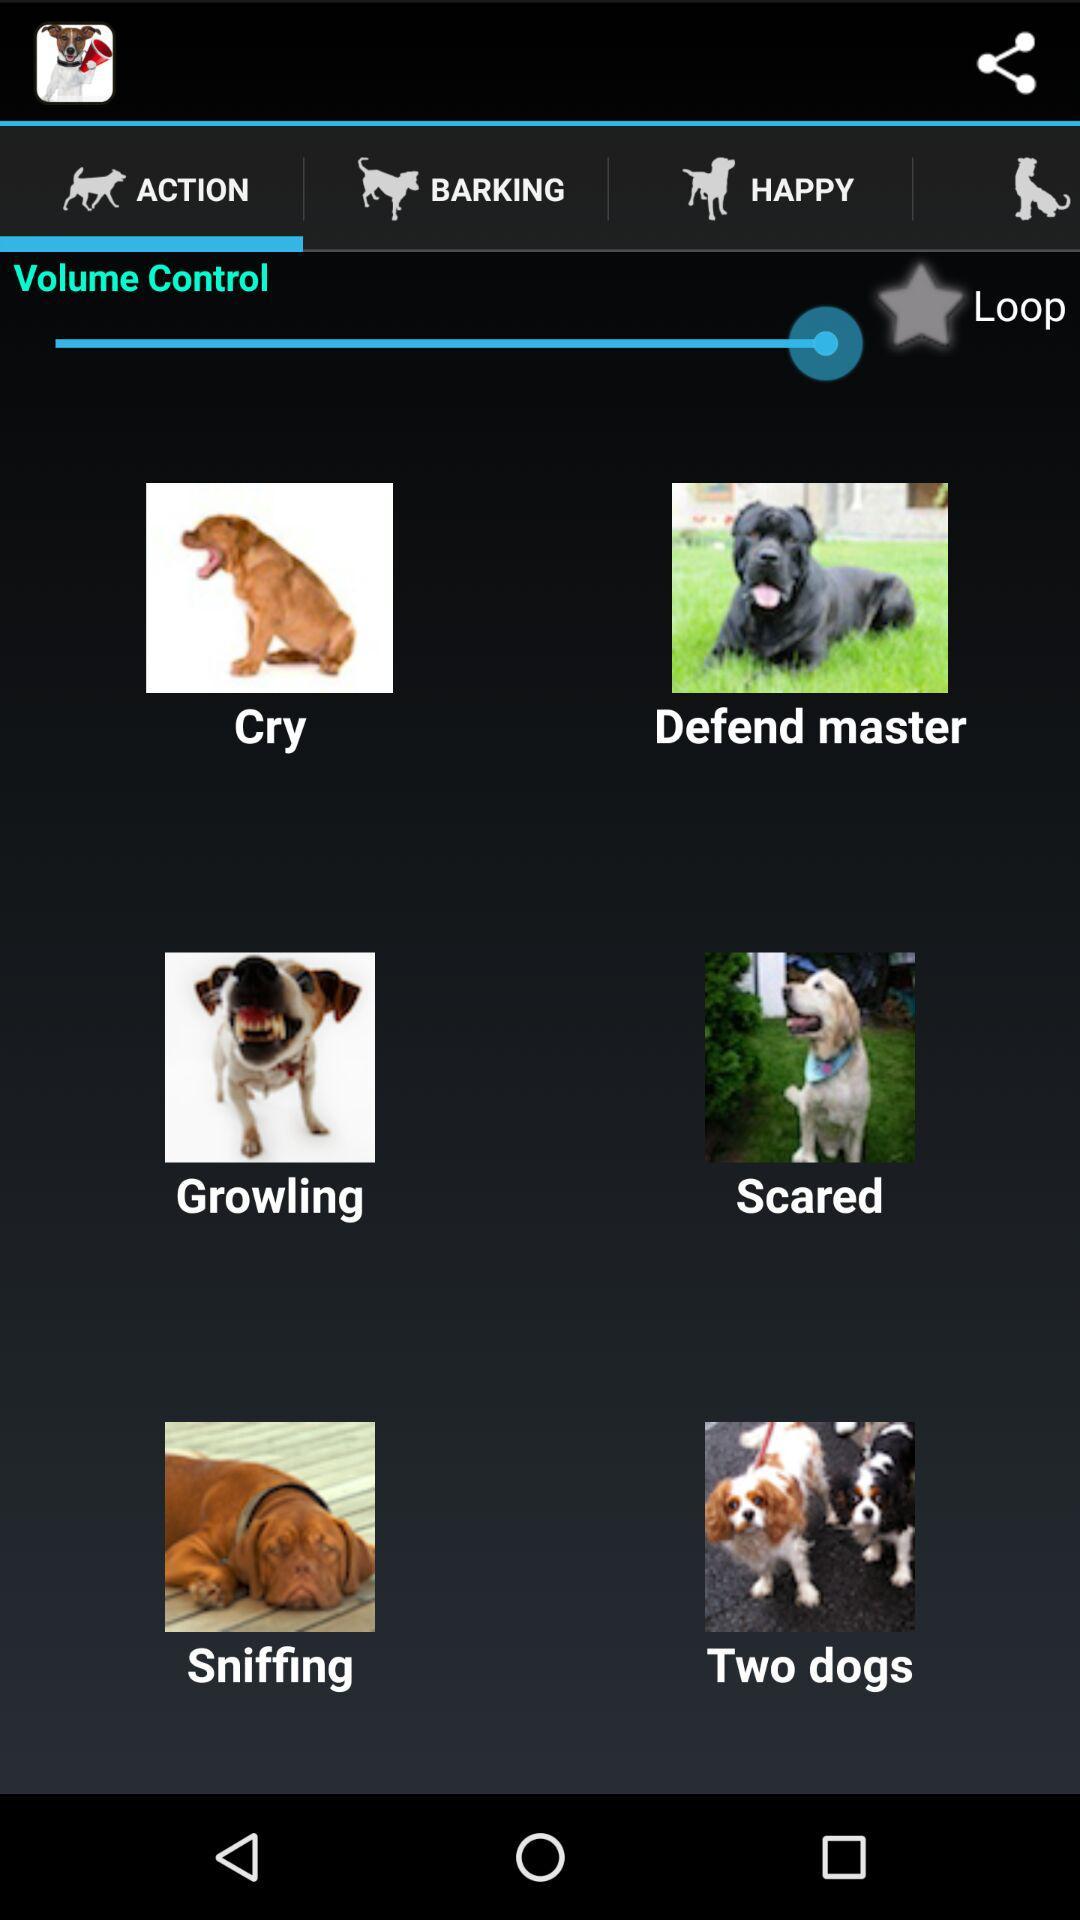  What do you see at coordinates (966, 303) in the screenshot?
I see `the loop item` at bounding box center [966, 303].